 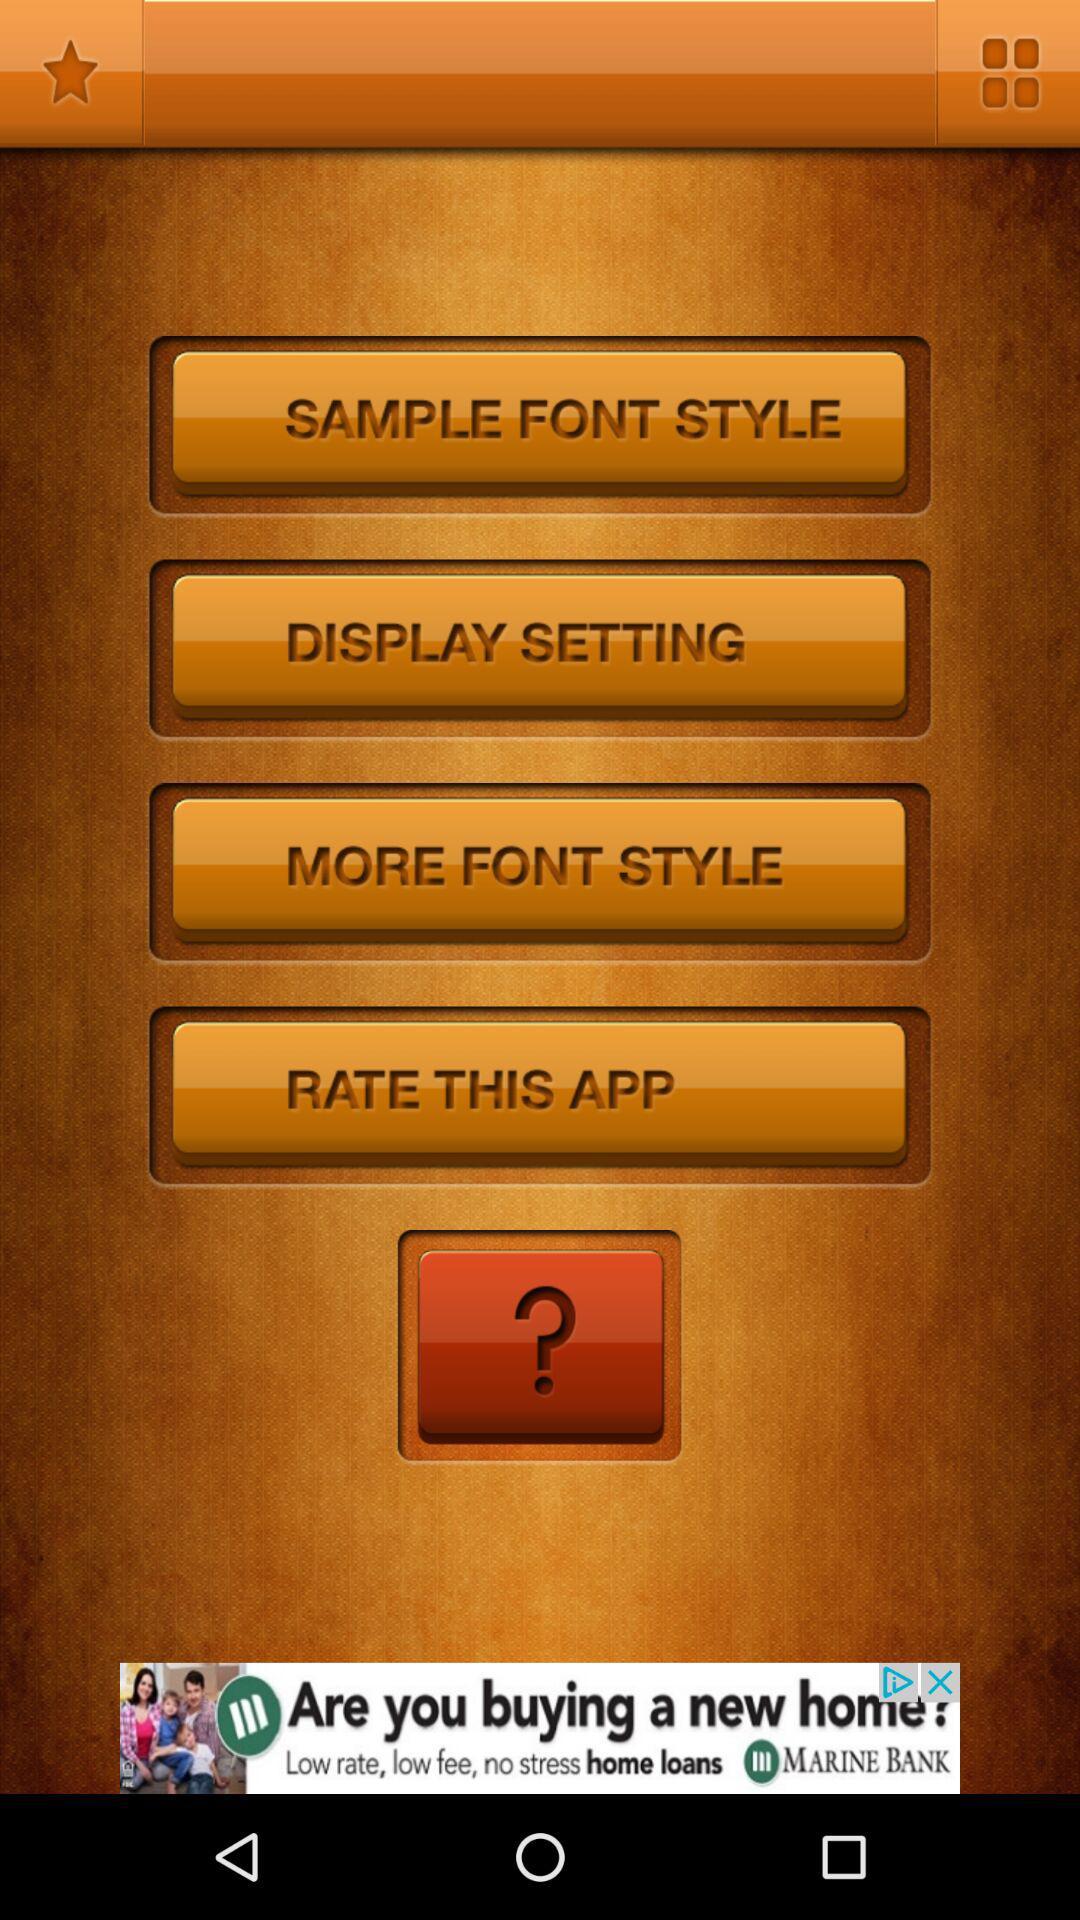 What do you see at coordinates (540, 874) in the screenshot?
I see `more font style` at bounding box center [540, 874].